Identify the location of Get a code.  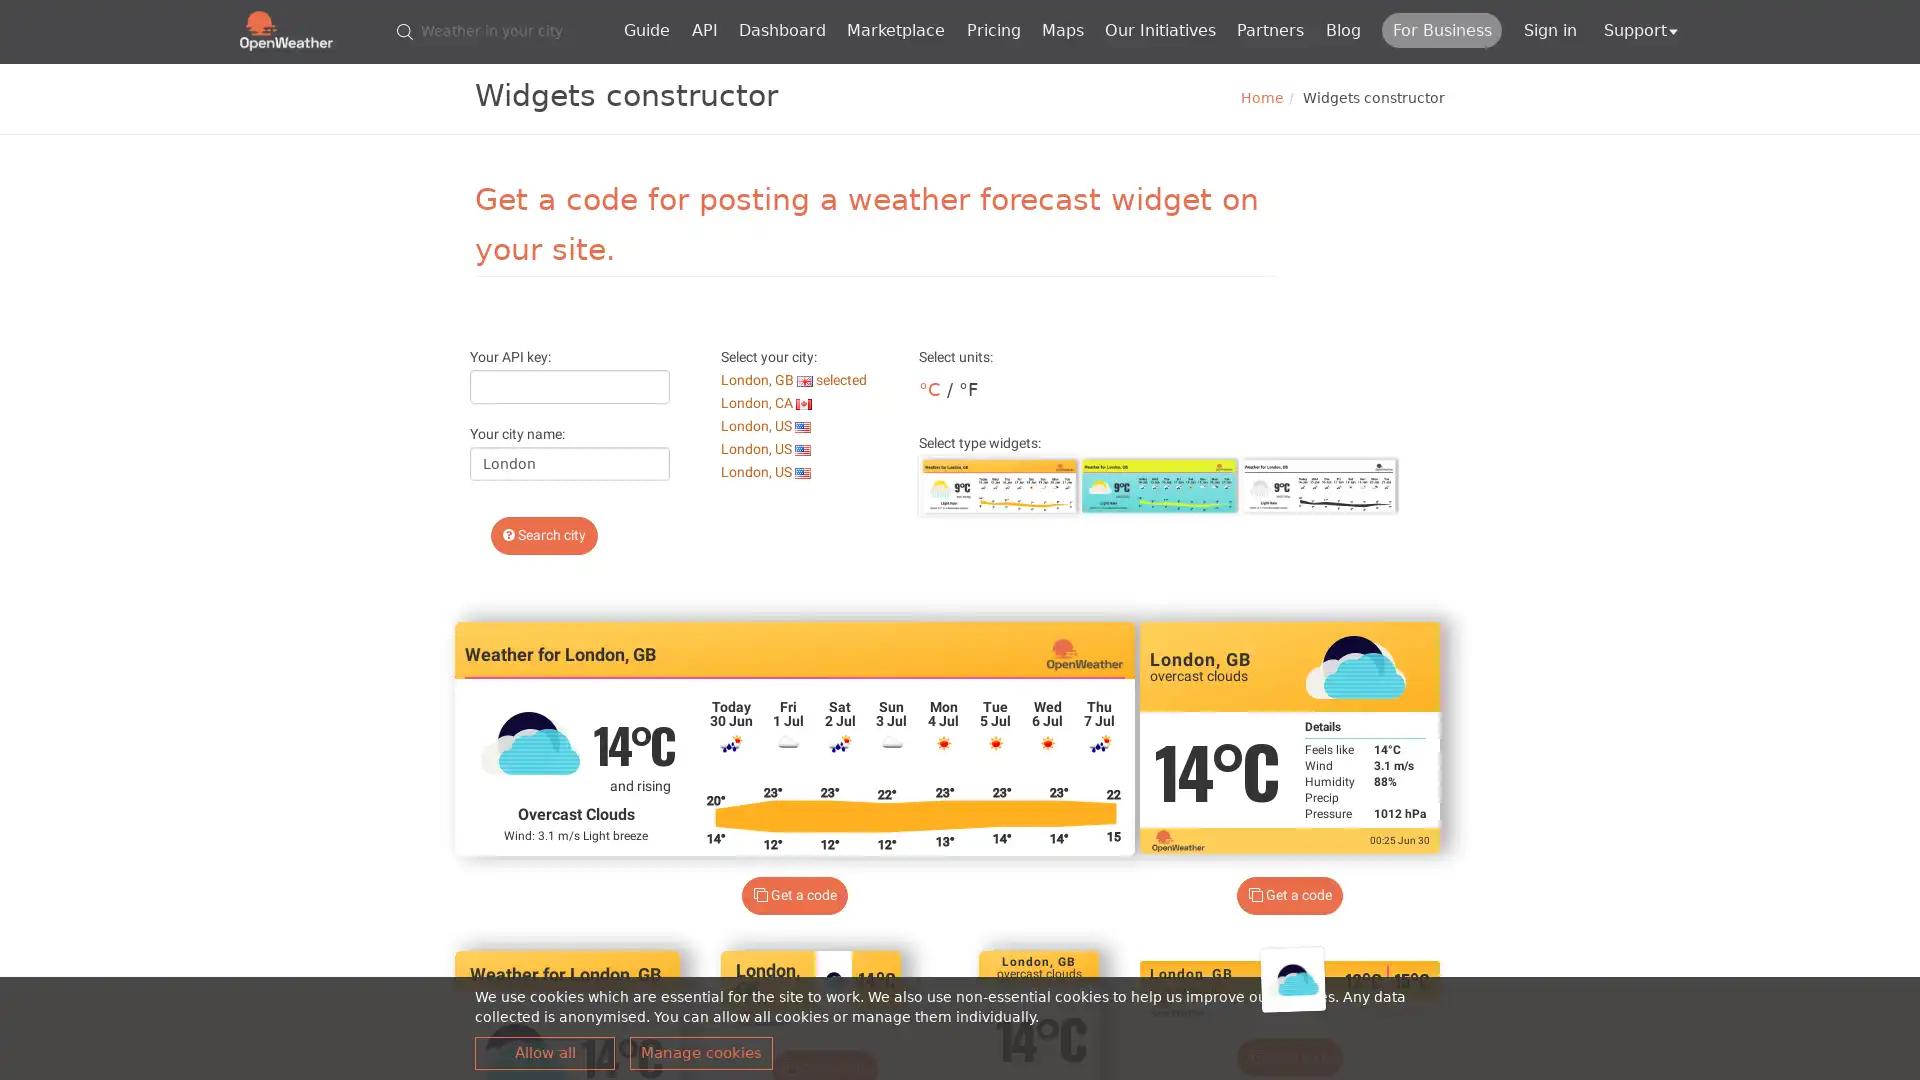
(1289, 1056).